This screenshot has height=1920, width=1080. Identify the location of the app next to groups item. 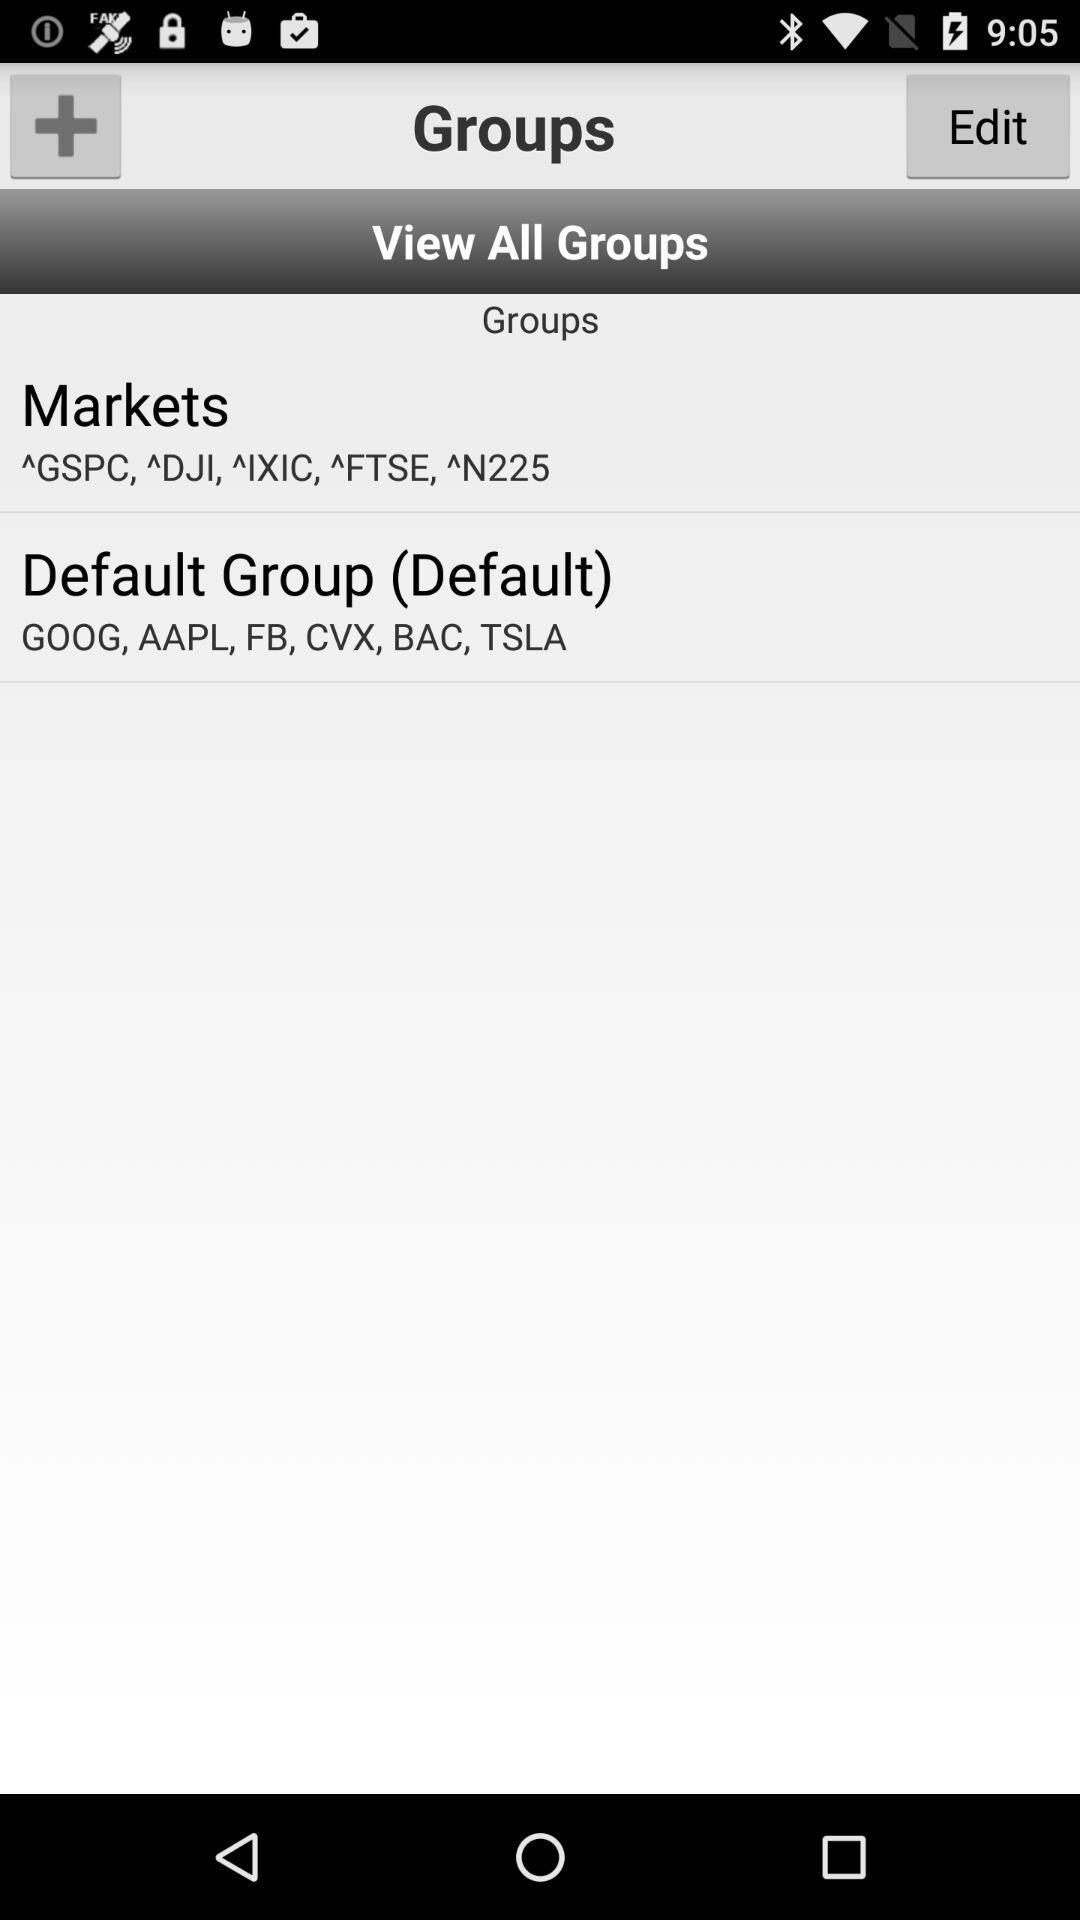
(987, 124).